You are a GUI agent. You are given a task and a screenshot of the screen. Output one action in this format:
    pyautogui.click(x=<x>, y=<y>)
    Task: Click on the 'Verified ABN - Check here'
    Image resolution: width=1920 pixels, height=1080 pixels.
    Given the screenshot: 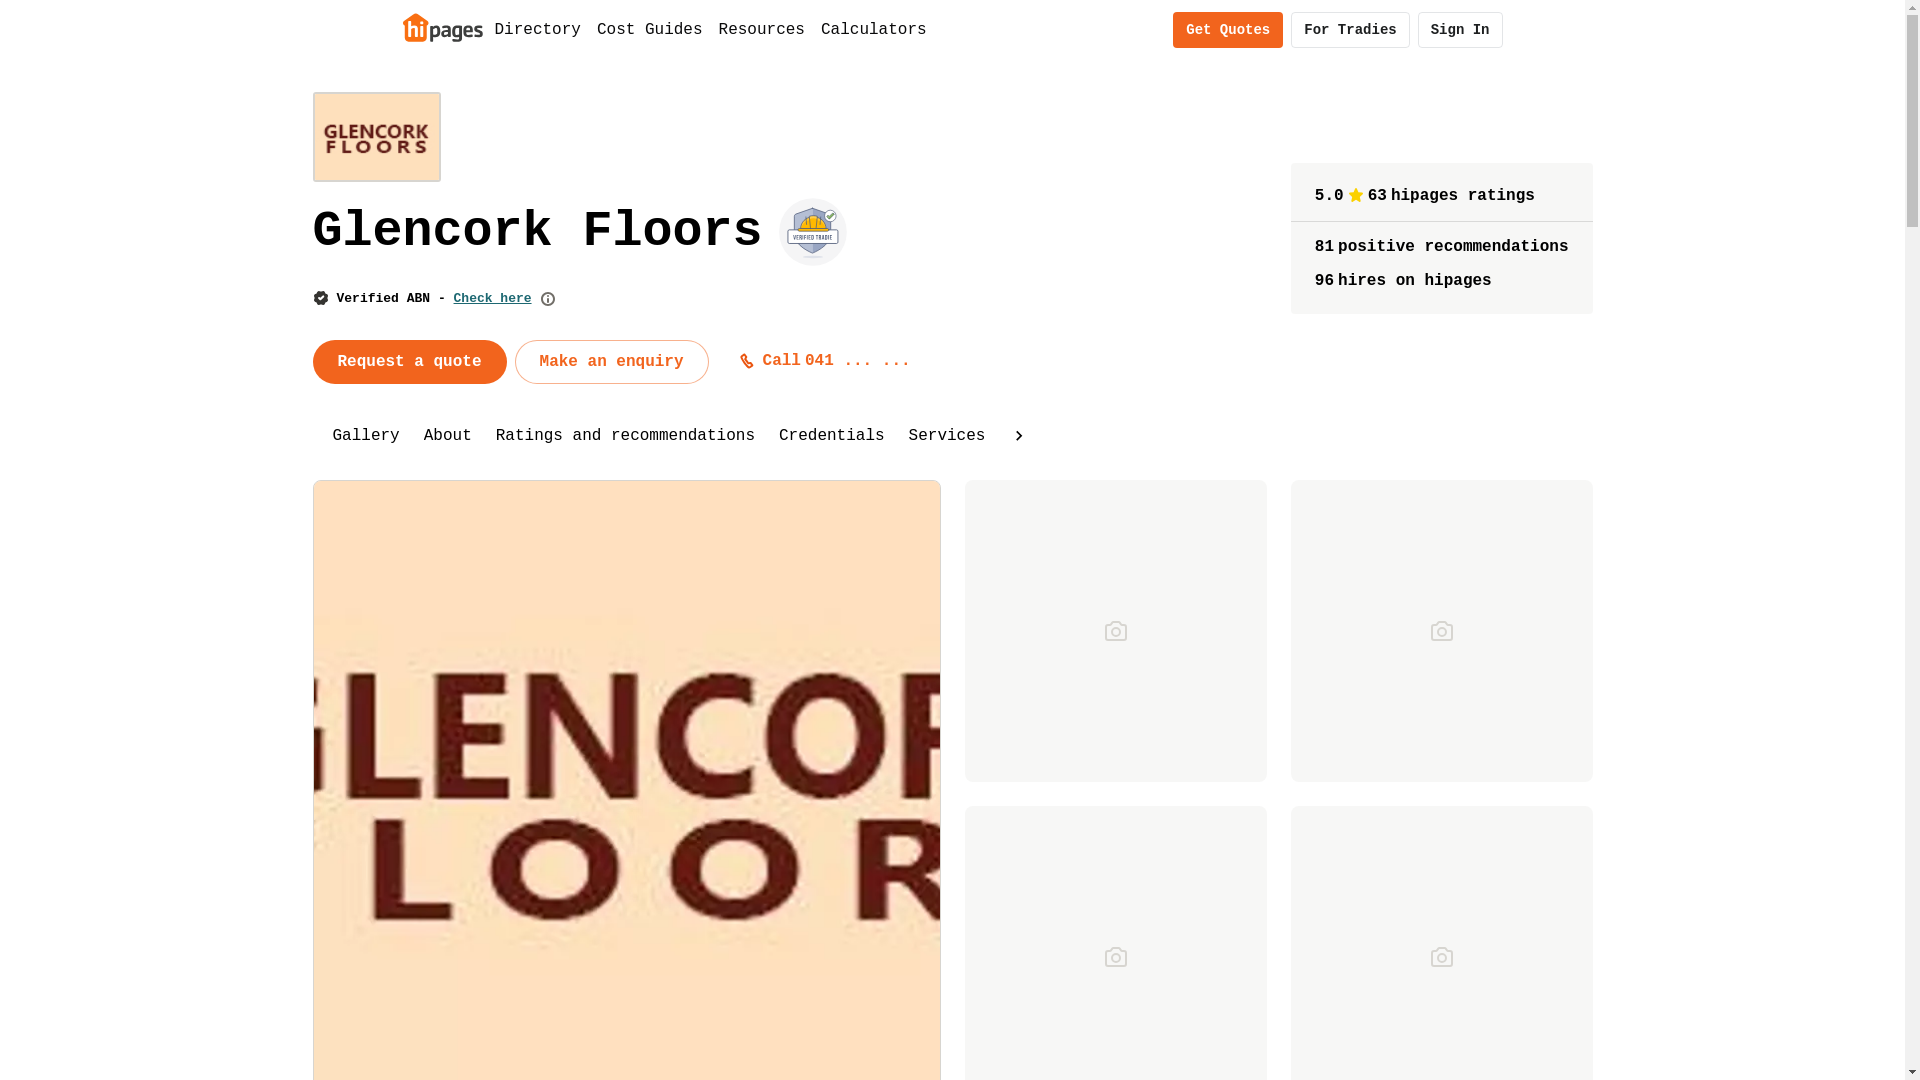 What is the action you would take?
    pyautogui.click(x=432, y=298)
    